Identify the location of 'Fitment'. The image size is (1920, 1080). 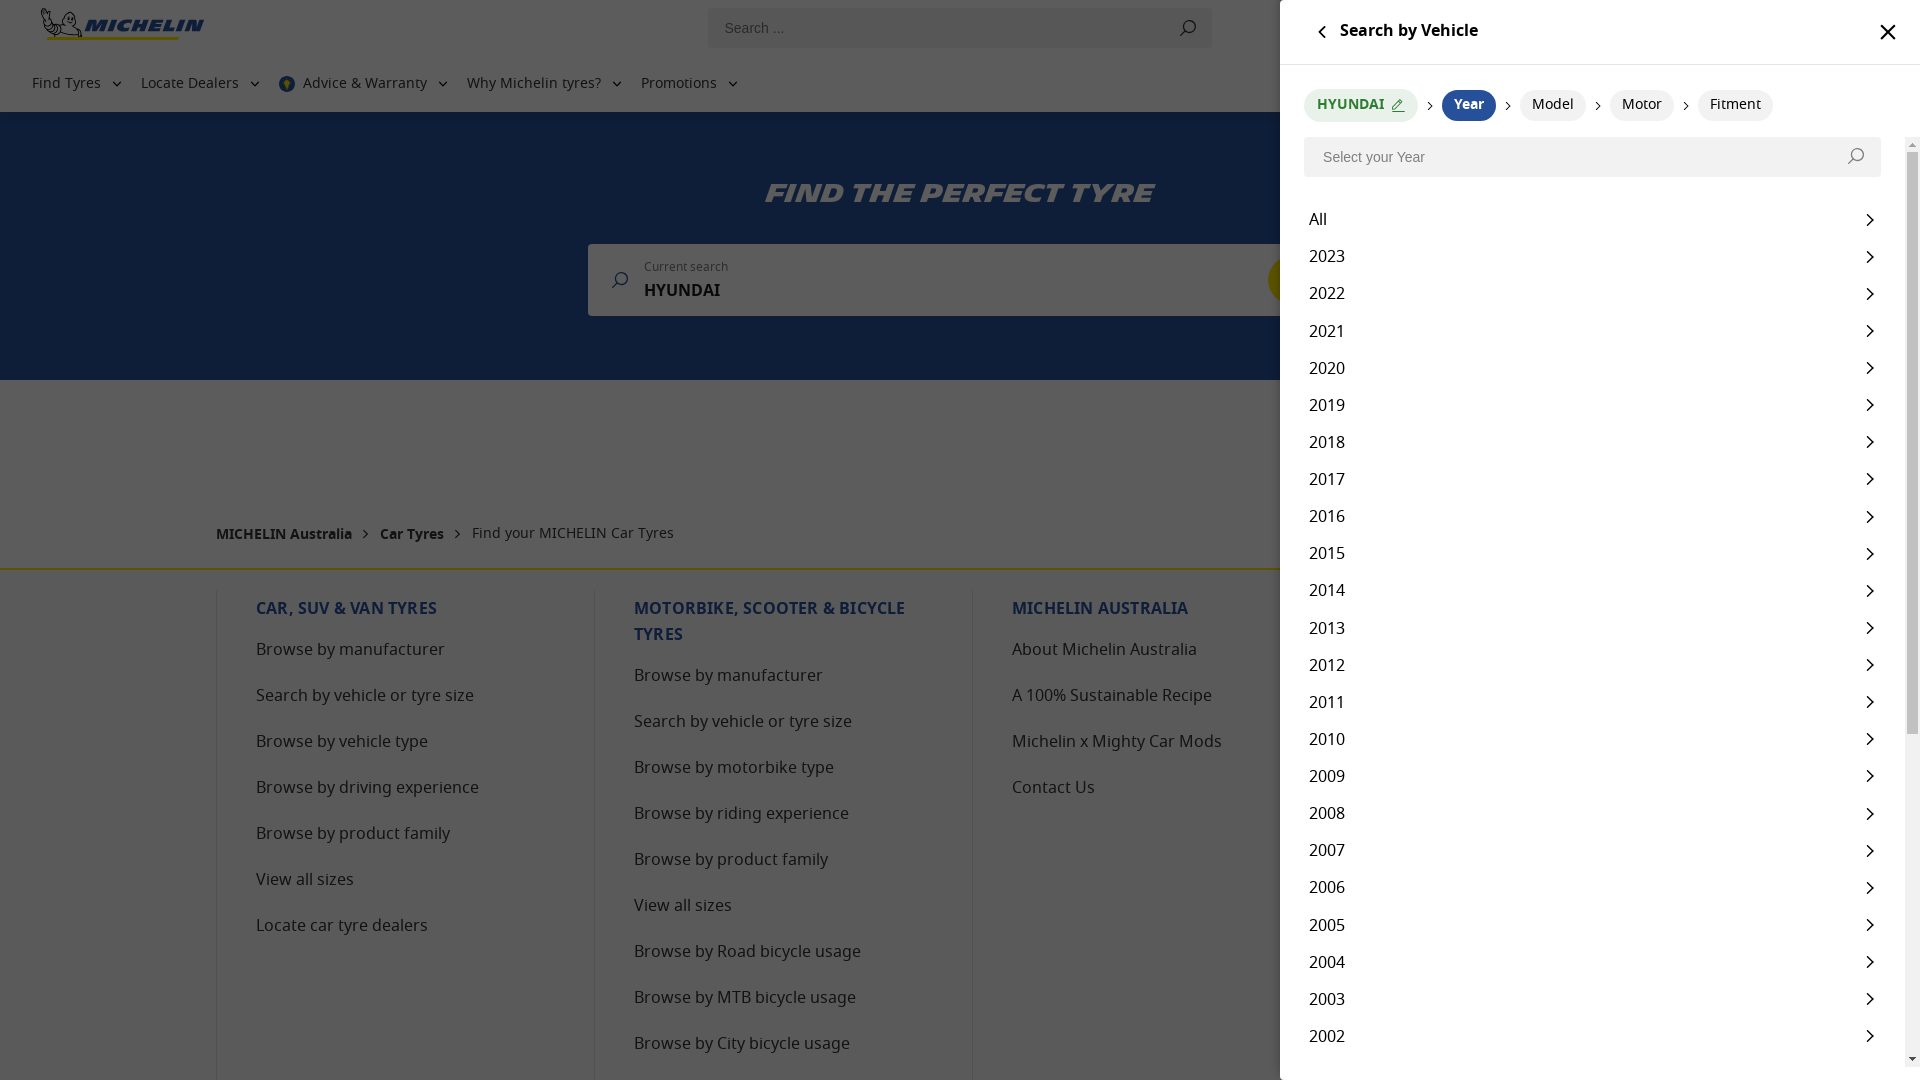
(1734, 105).